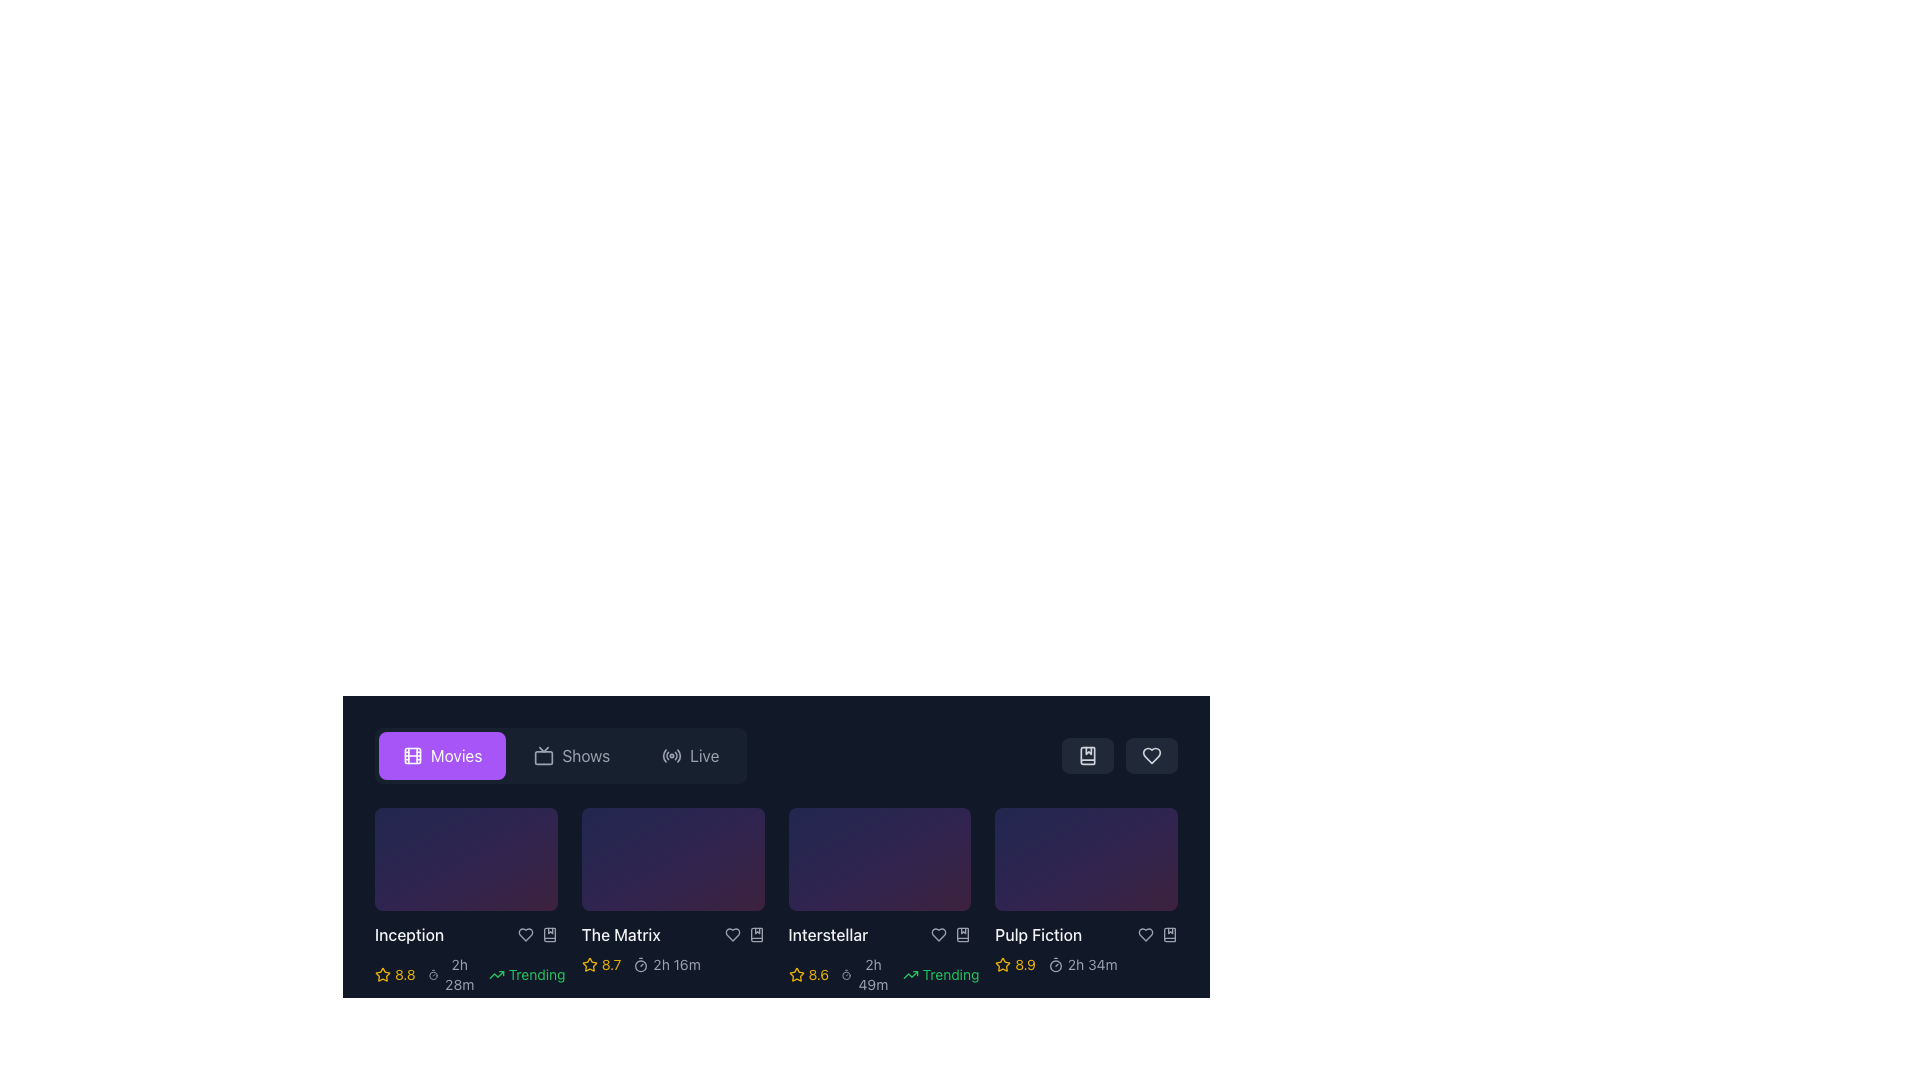 The width and height of the screenshot is (1920, 1080). Describe the element at coordinates (673, 963) in the screenshot. I see `the static text displaying the runtime of the movie 'The Matrix', which is located below the title and rating within the movie entry` at that location.